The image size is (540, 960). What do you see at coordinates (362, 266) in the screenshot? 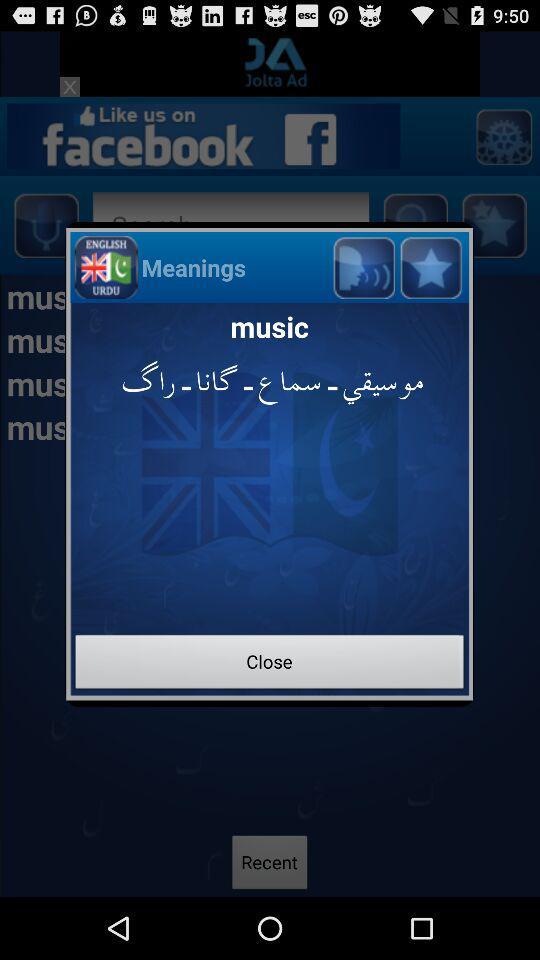
I see `volume button` at bounding box center [362, 266].